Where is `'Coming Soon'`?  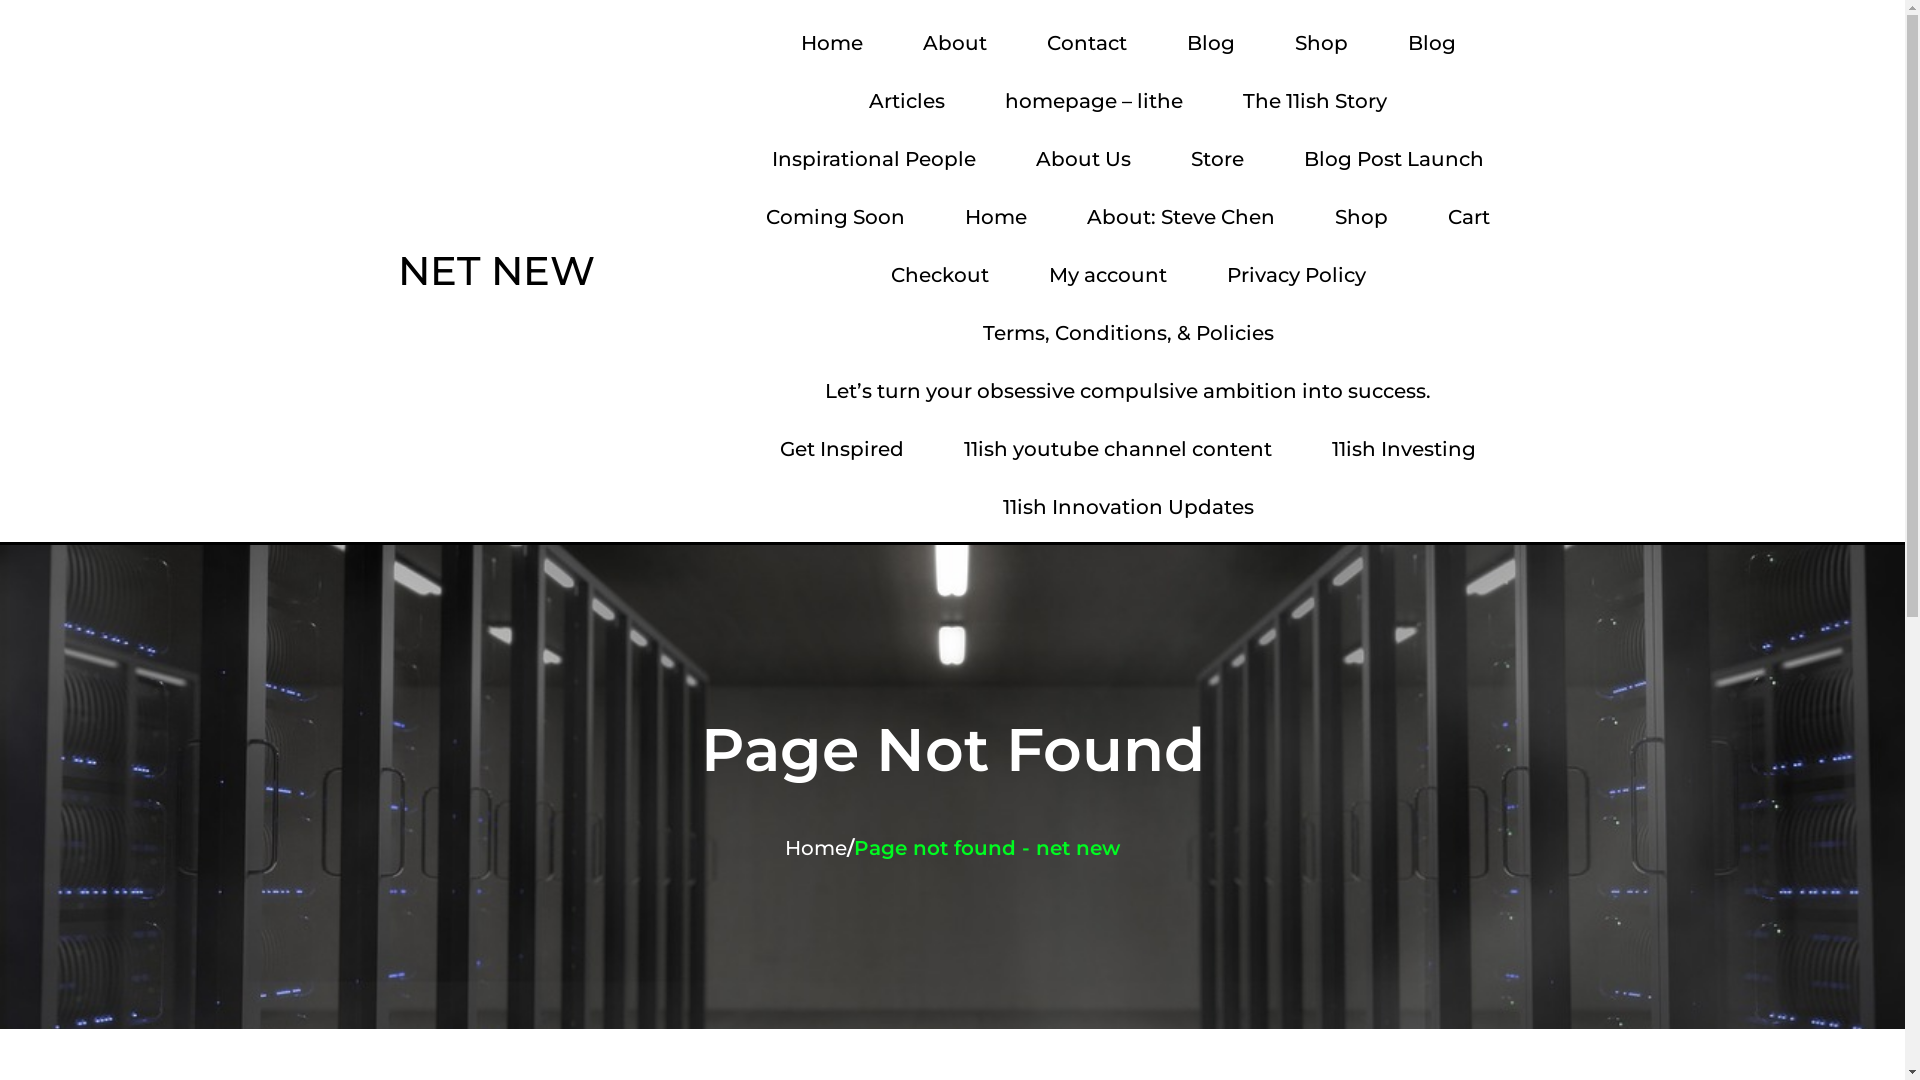
'Coming Soon' is located at coordinates (835, 216).